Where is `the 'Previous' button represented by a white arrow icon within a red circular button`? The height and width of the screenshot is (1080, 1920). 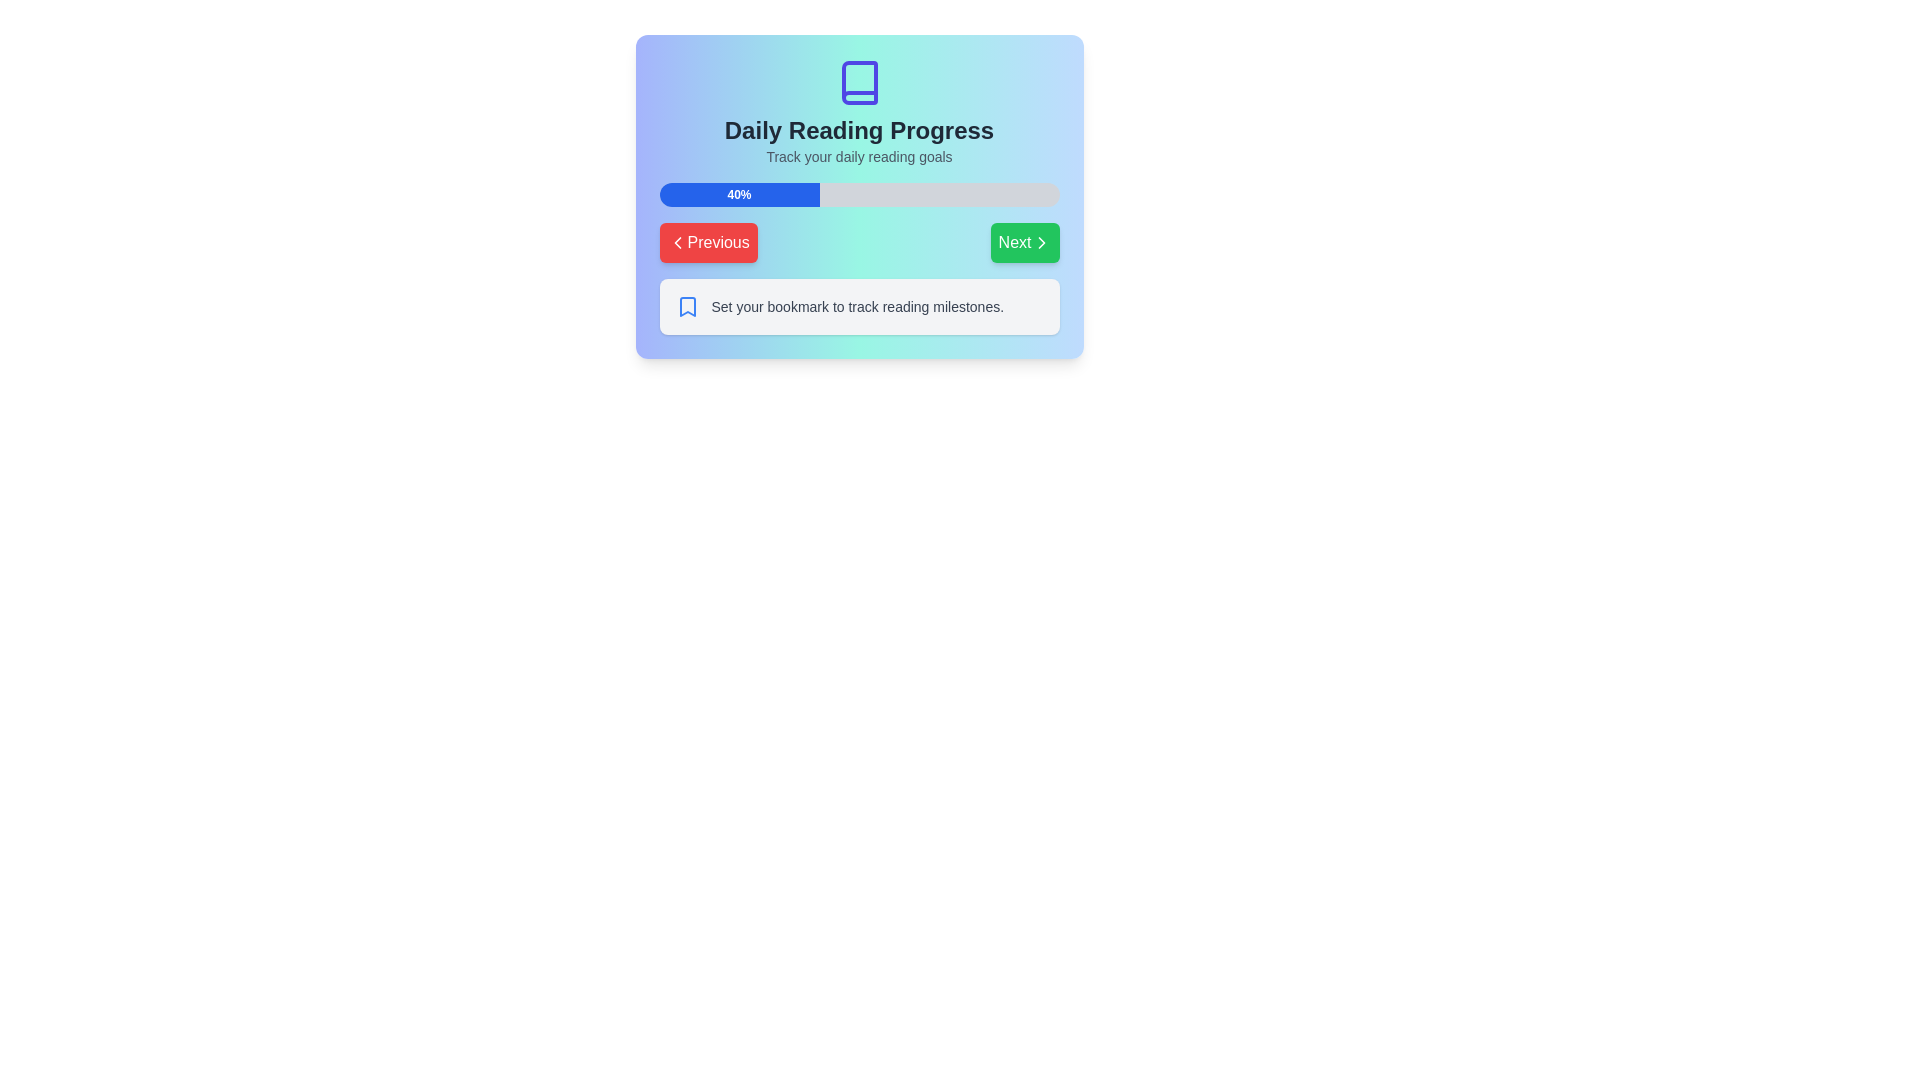
the 'Previous' button represented by a white arrow icon within a red circular button is located at coordinates (677, 242).